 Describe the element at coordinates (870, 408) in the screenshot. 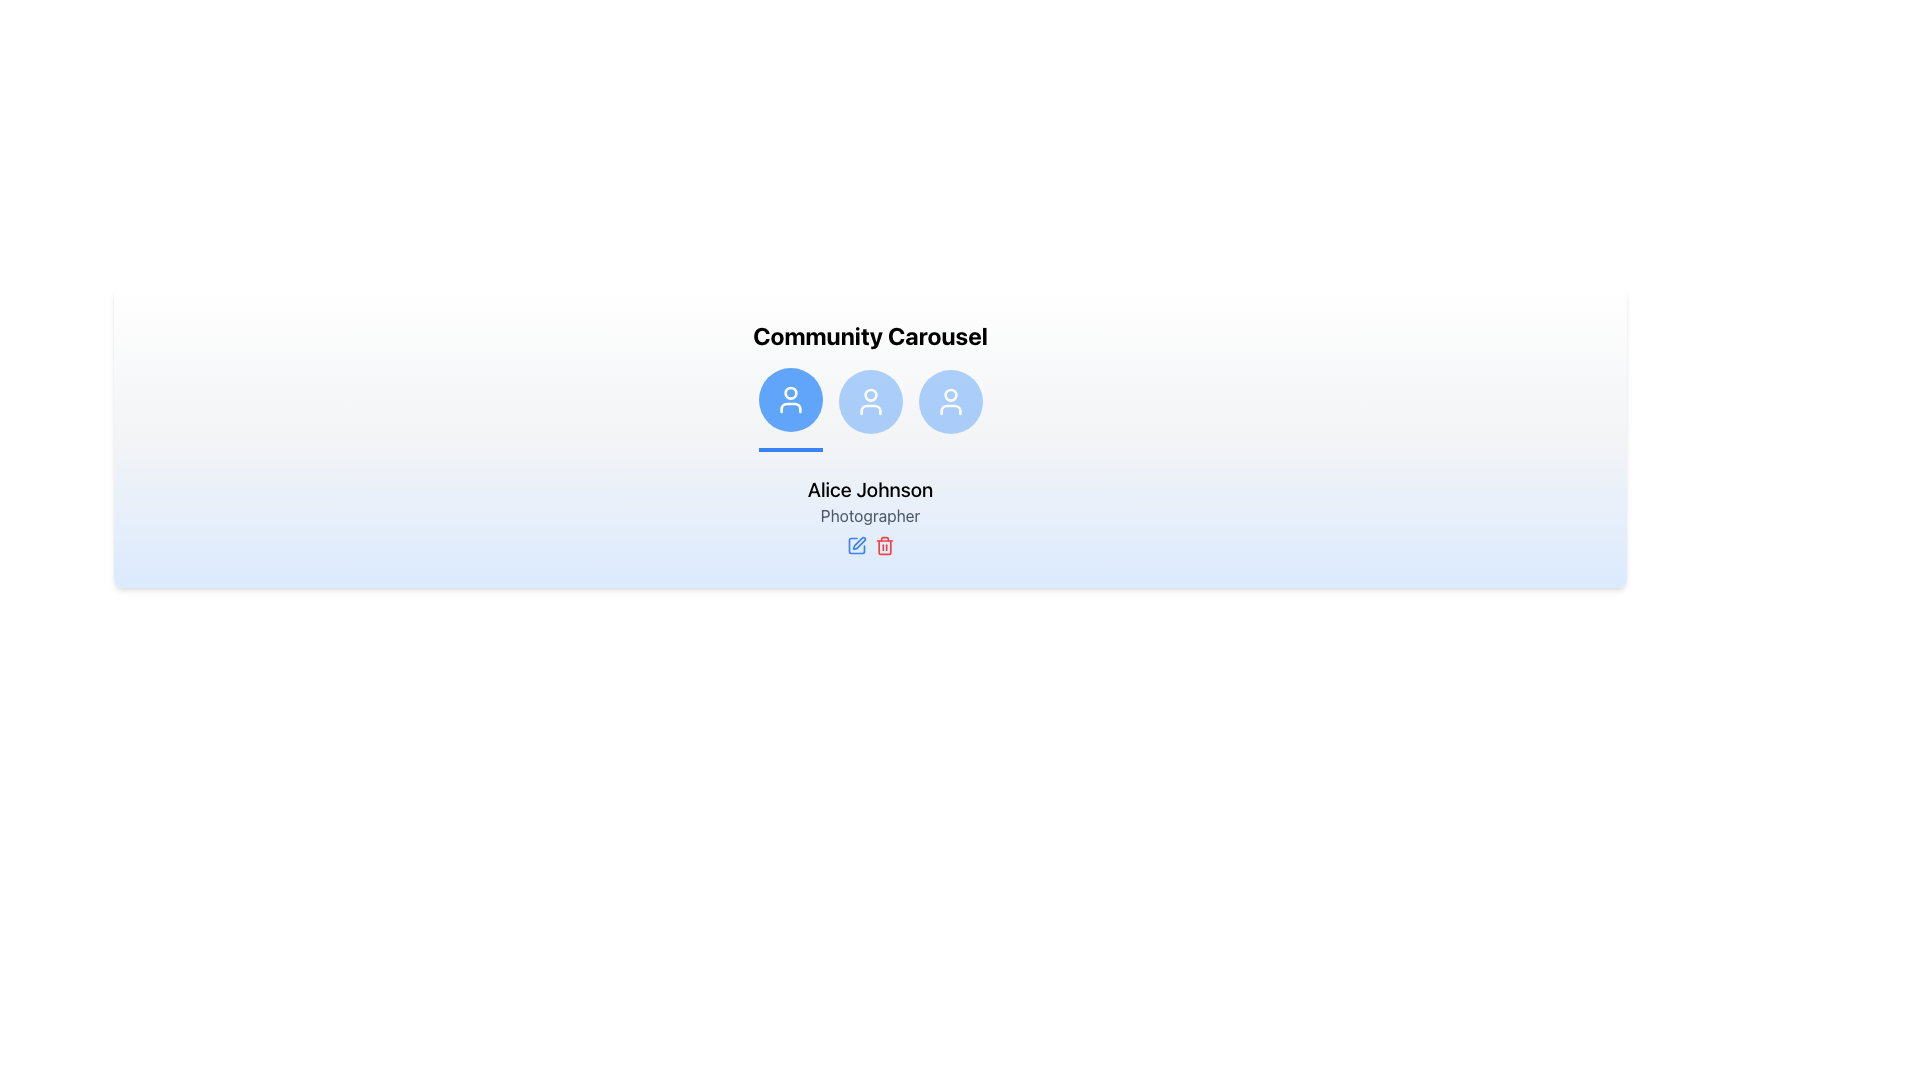

I see `the second circular icon in the Community Carousel, which represents a selectable user-related entity` at that location.